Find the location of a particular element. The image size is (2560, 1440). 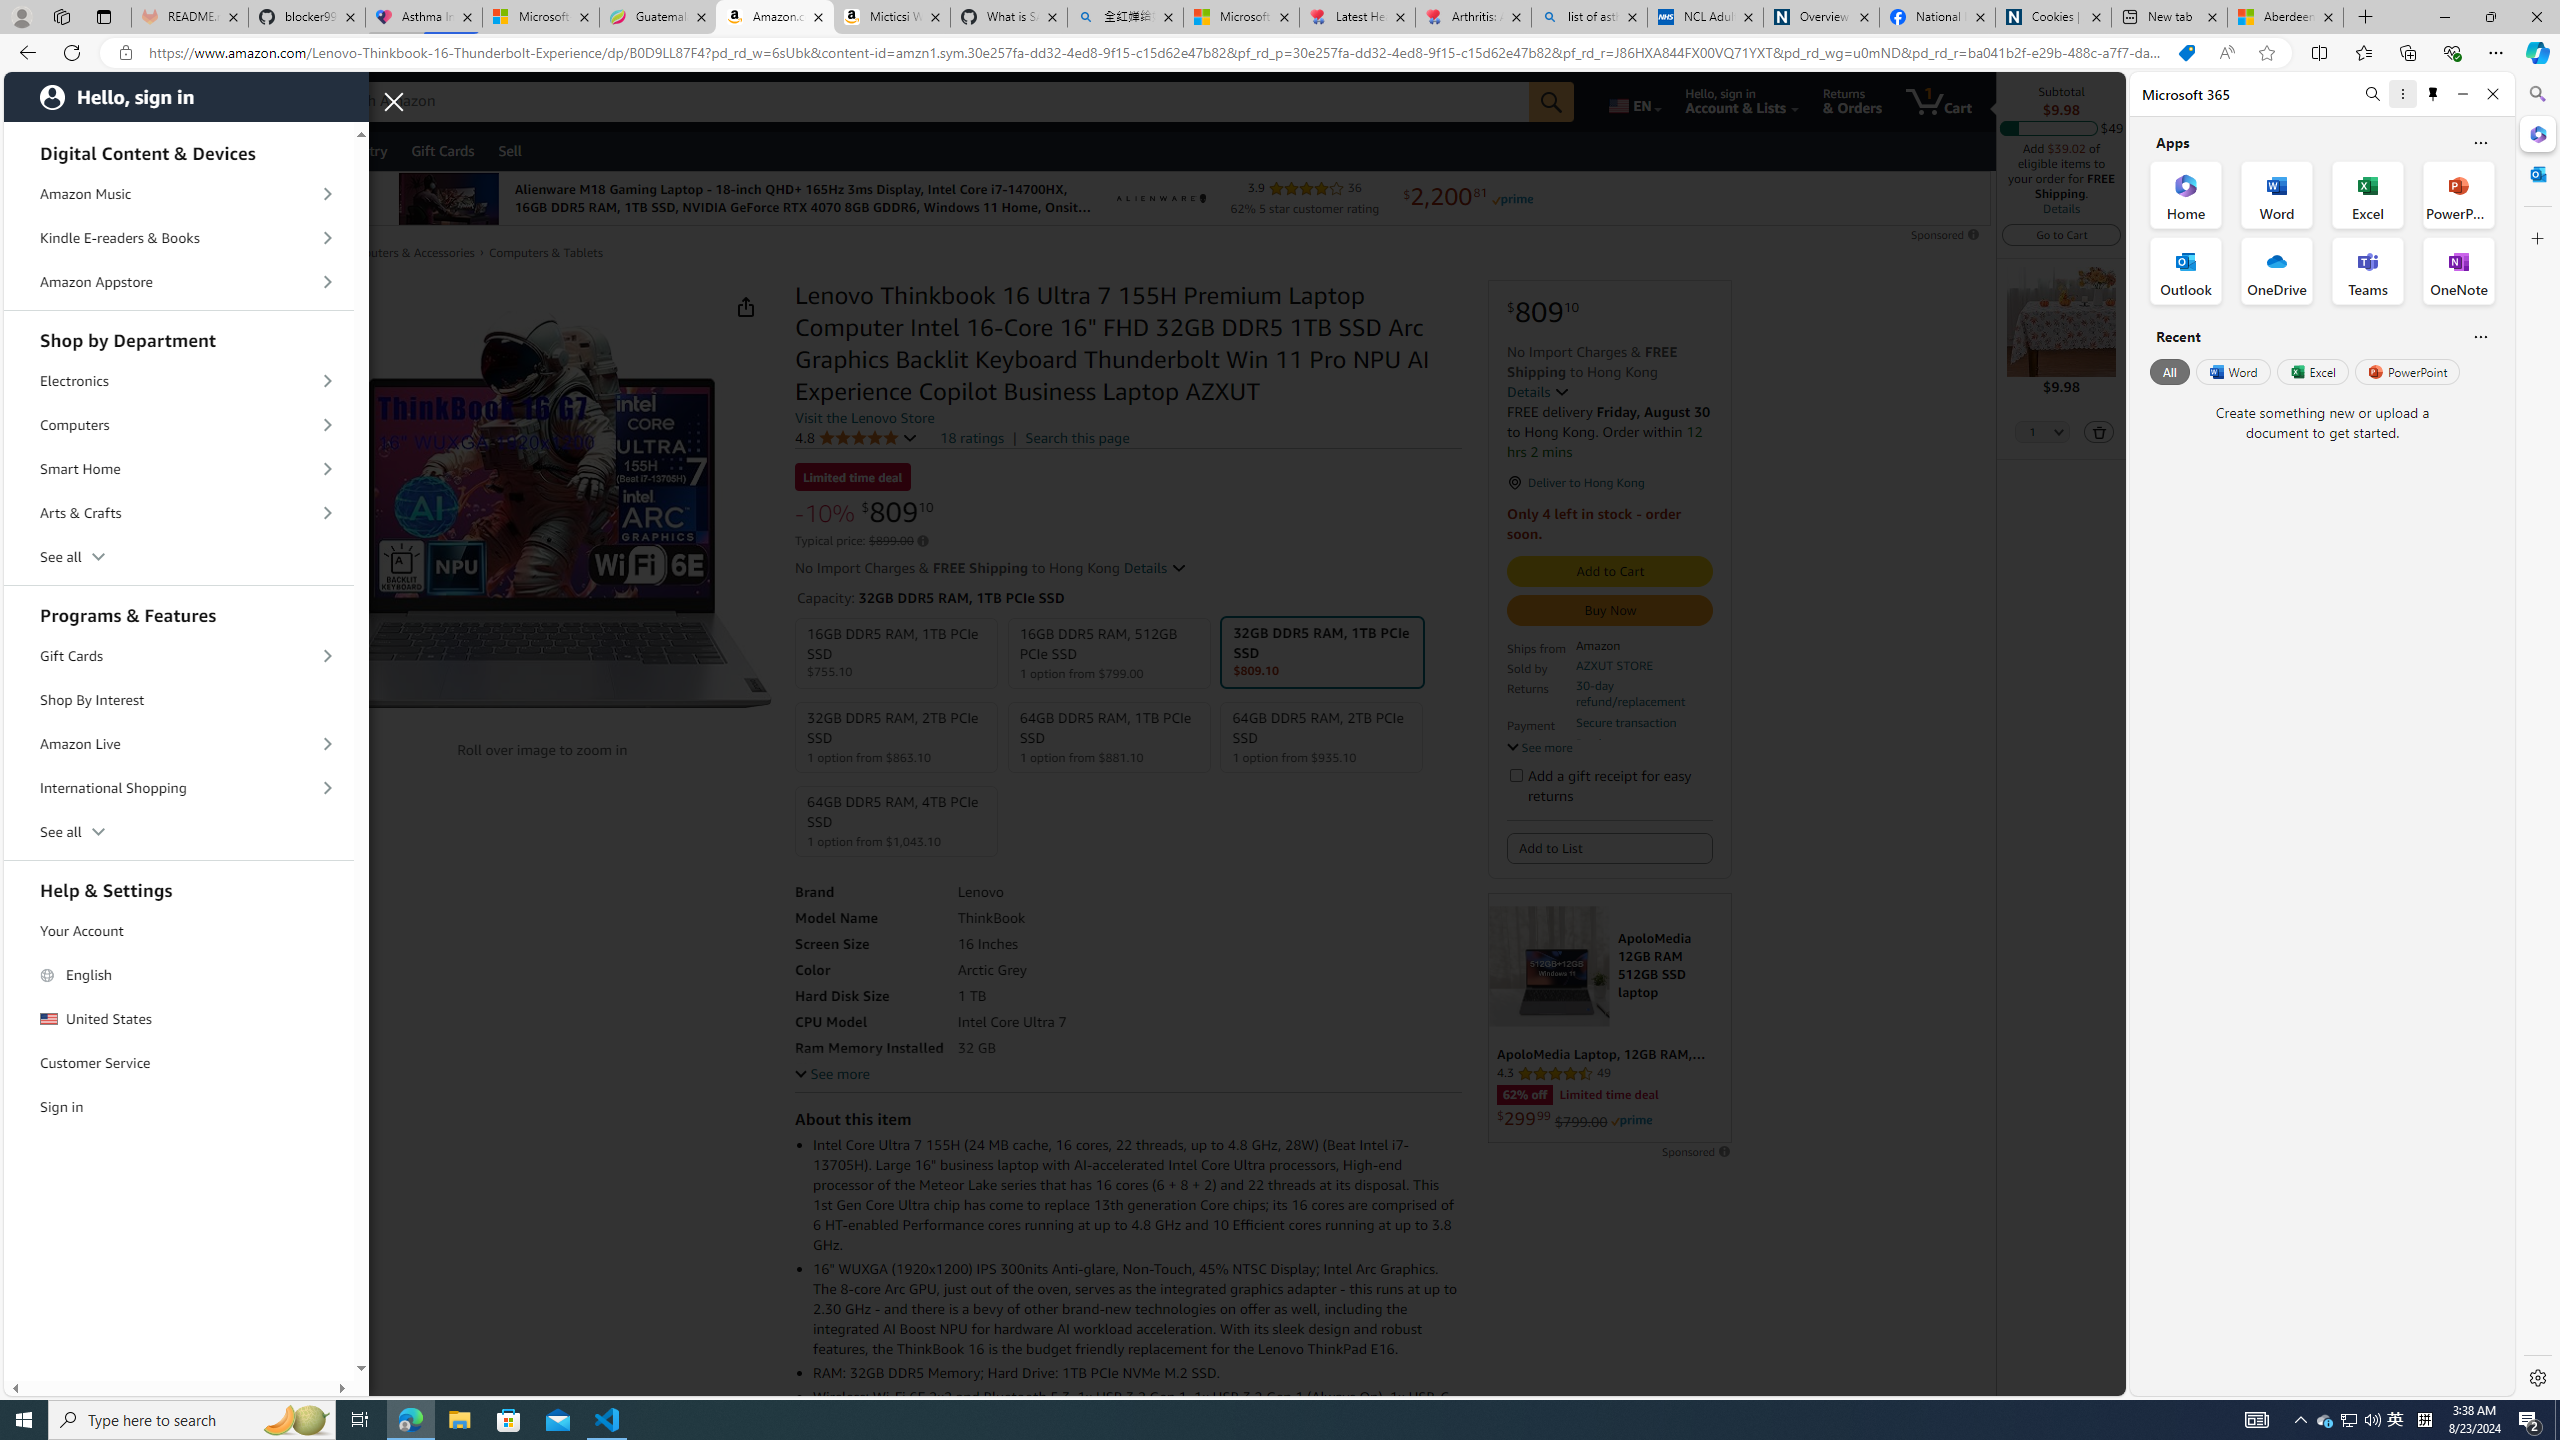

'16GB DDR5 RAM, 1TB PCIe SSD $755.10' is located at coordinates (896, 652).